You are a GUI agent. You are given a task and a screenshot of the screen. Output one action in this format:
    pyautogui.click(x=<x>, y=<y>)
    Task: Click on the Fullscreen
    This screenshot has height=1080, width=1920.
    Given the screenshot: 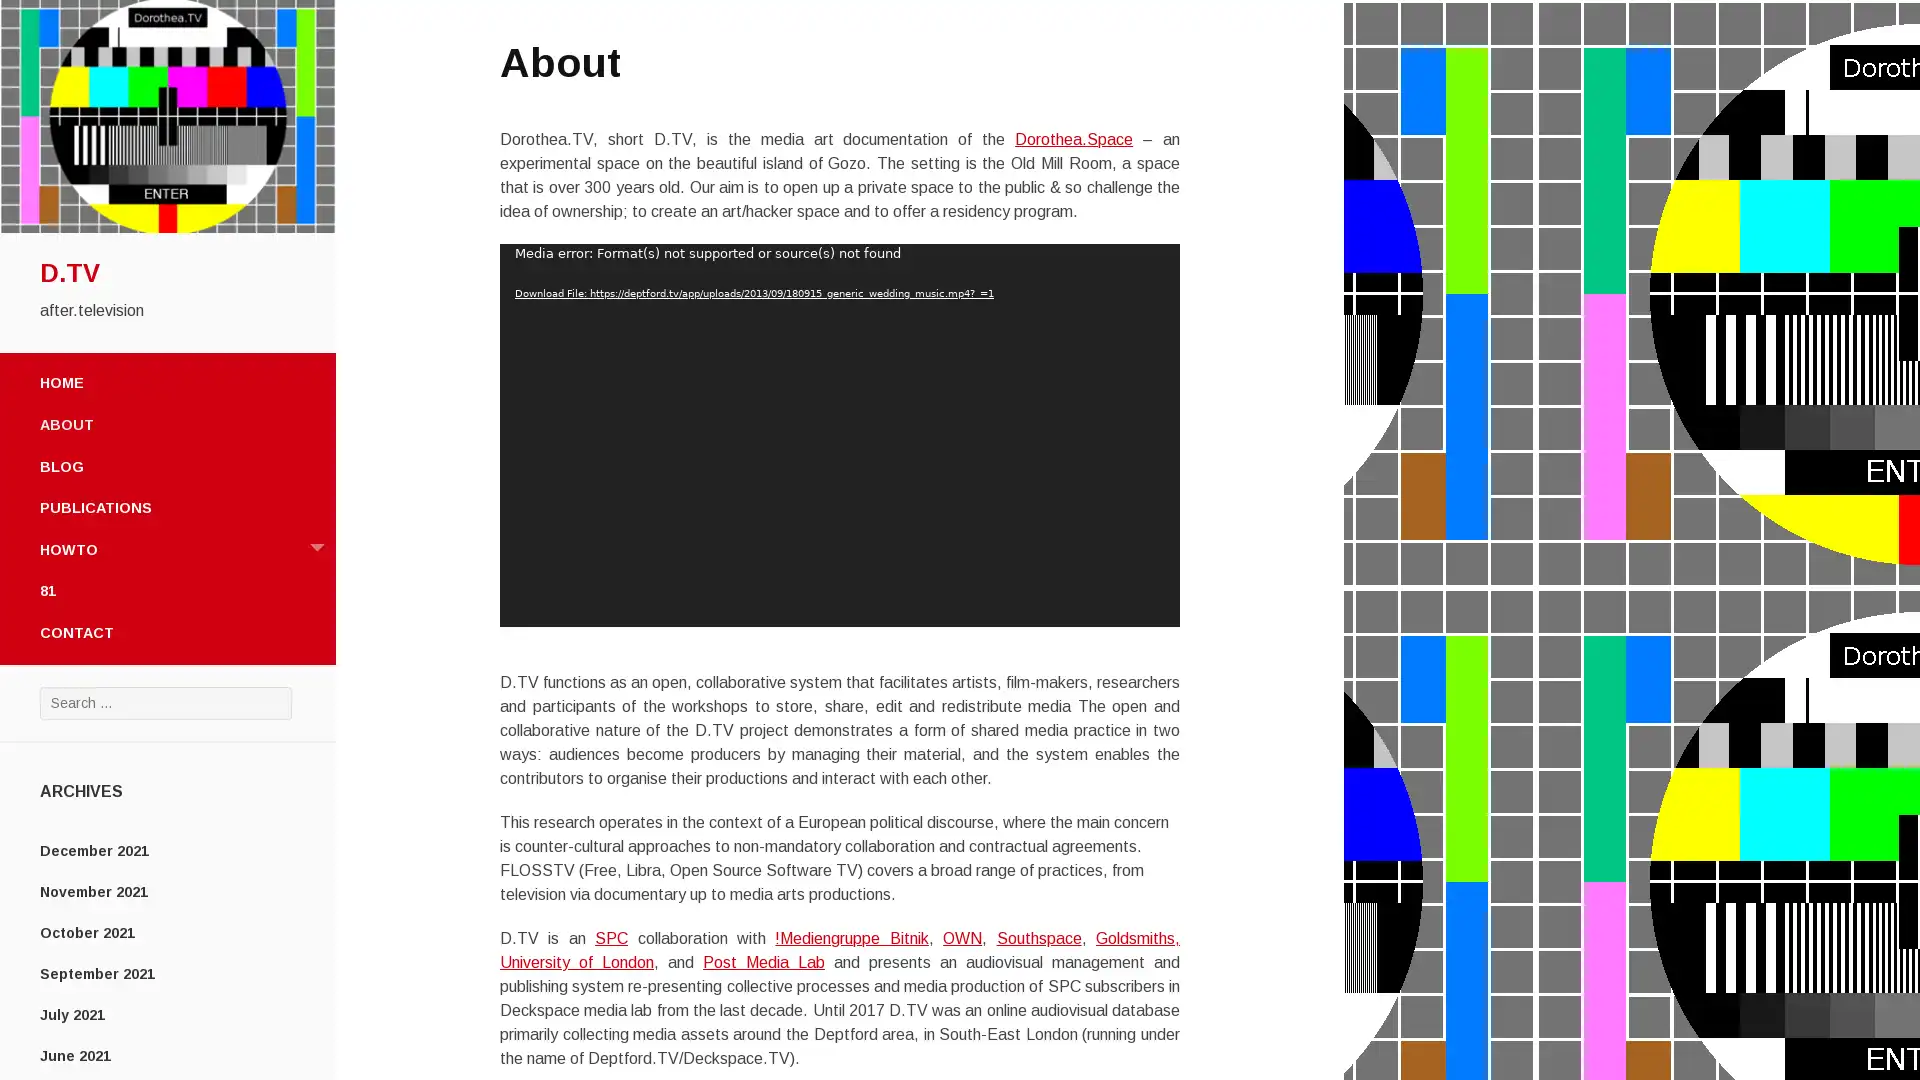 What is the action you would take?
    pyautogui.click(x=1153, y=604)
    